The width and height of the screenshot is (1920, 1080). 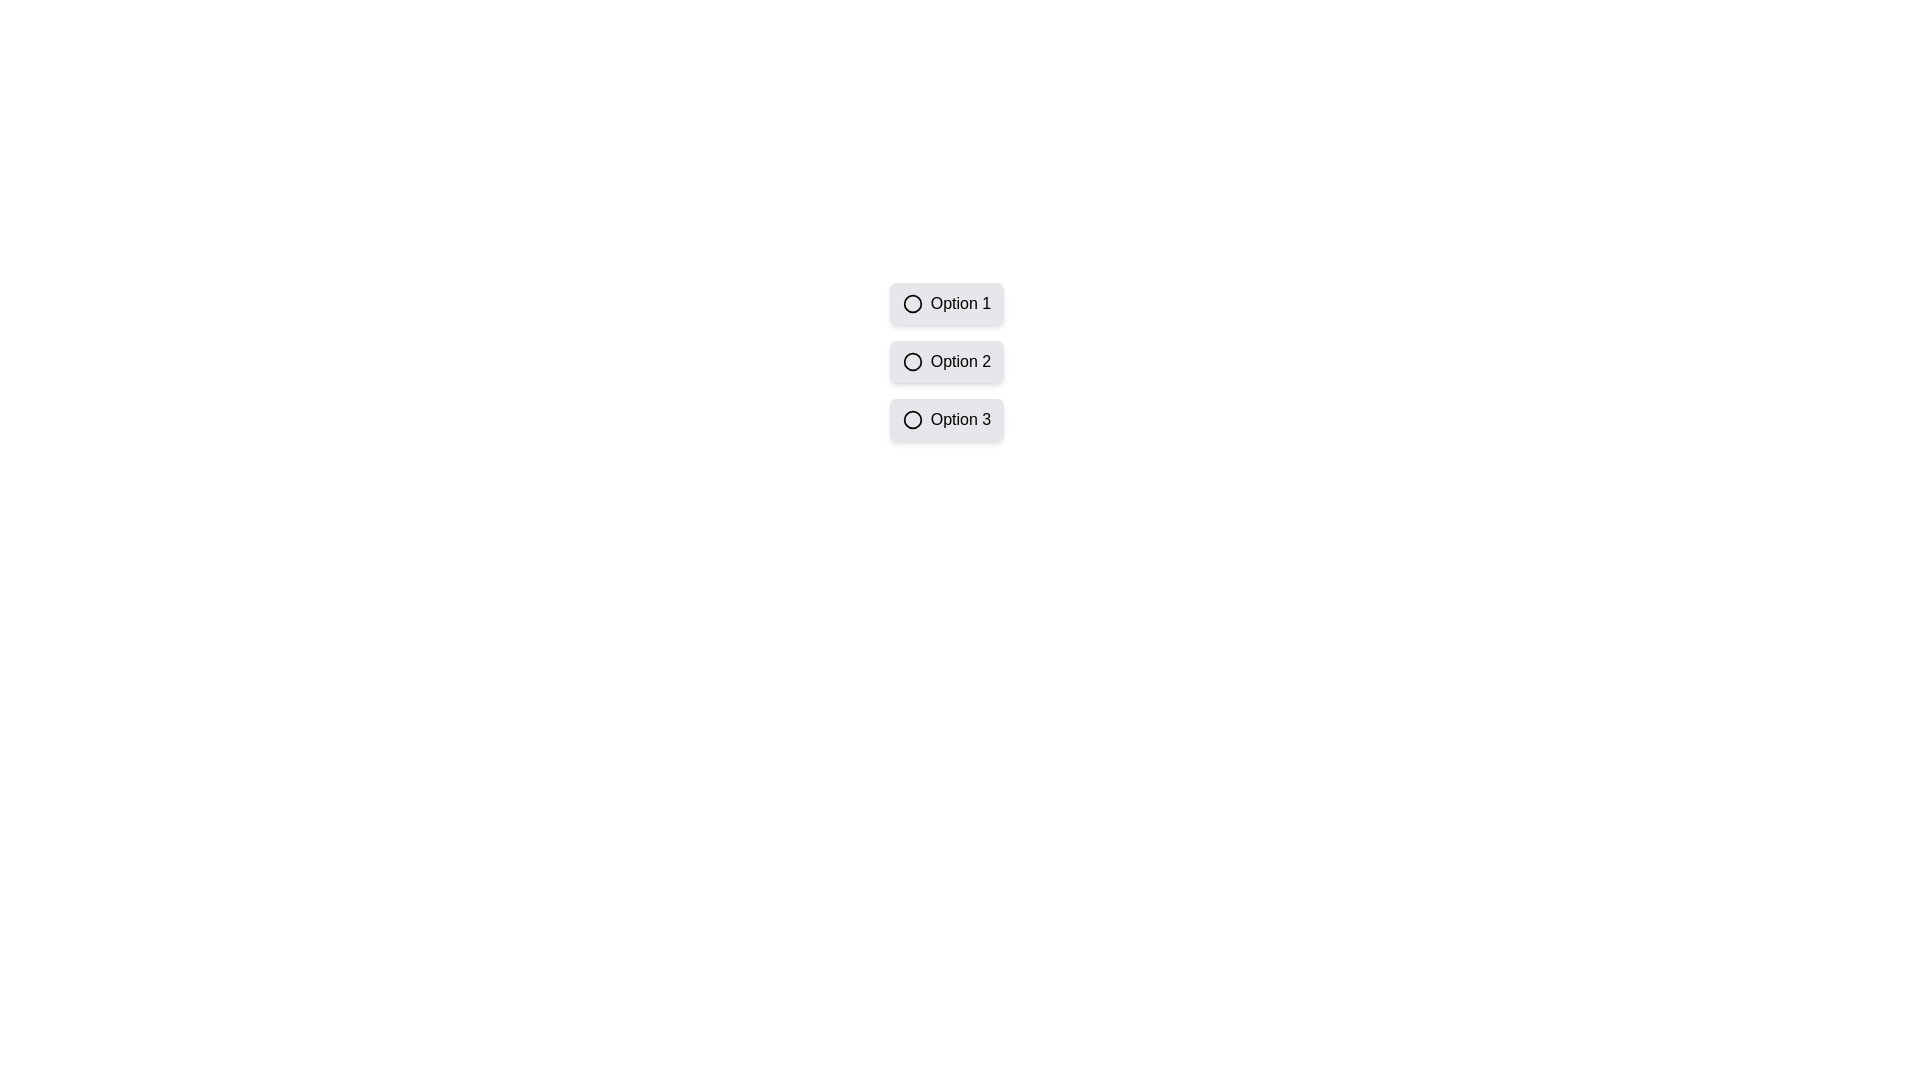 I want to click on the second radio button in the vertical stack of three options, so click(x=911, y=362).